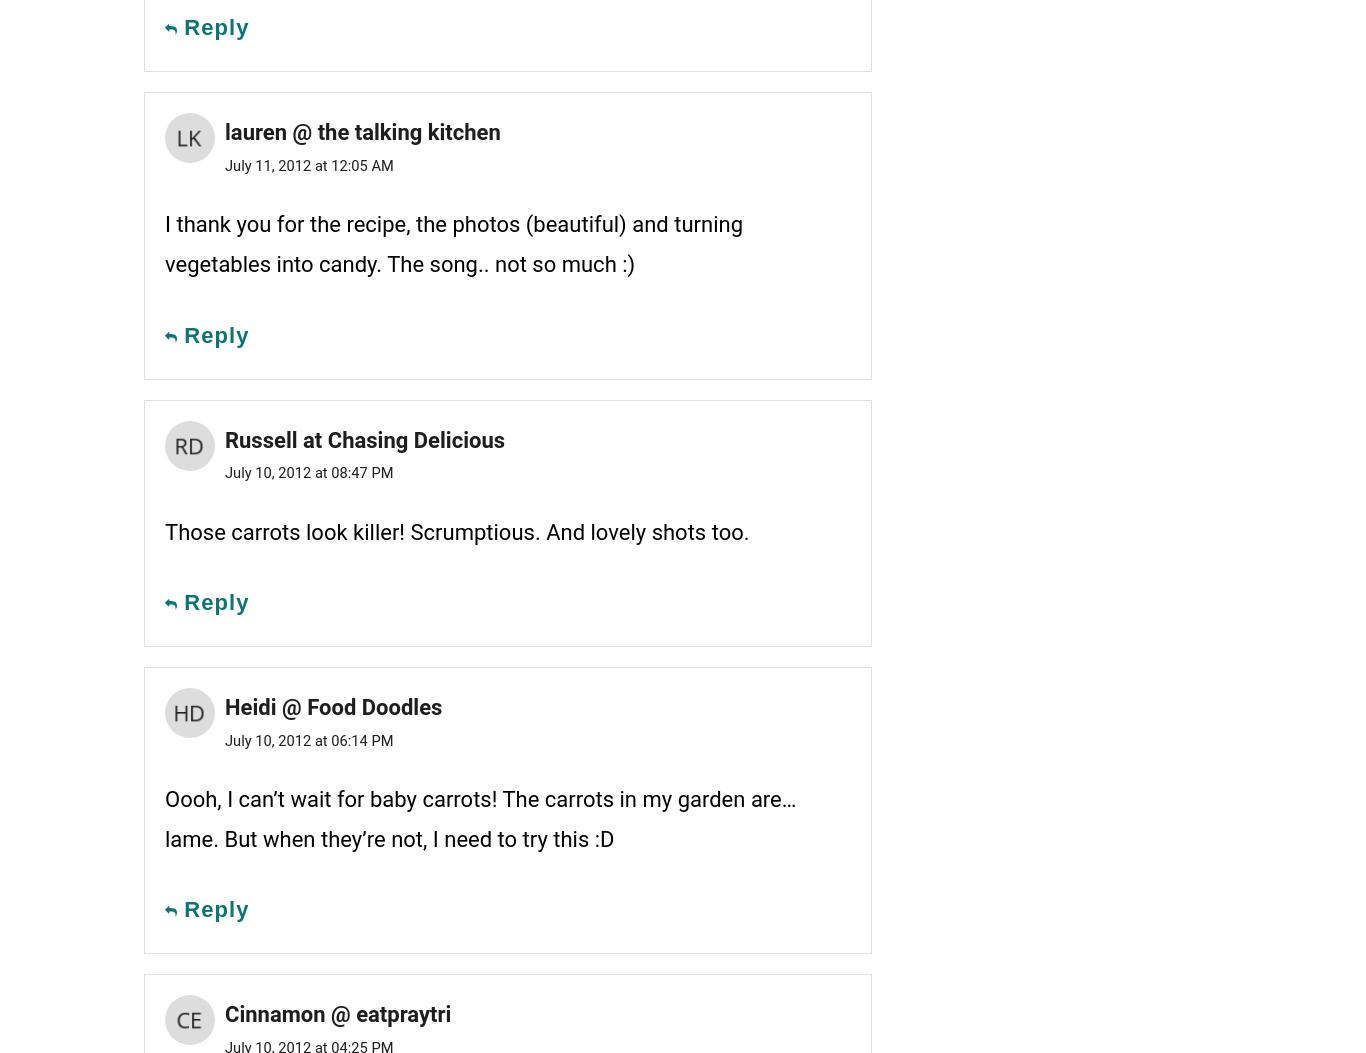 The image size is (1366, 1053). I want to click on 'Heidi @ Food Doodles', so click(333, 707).